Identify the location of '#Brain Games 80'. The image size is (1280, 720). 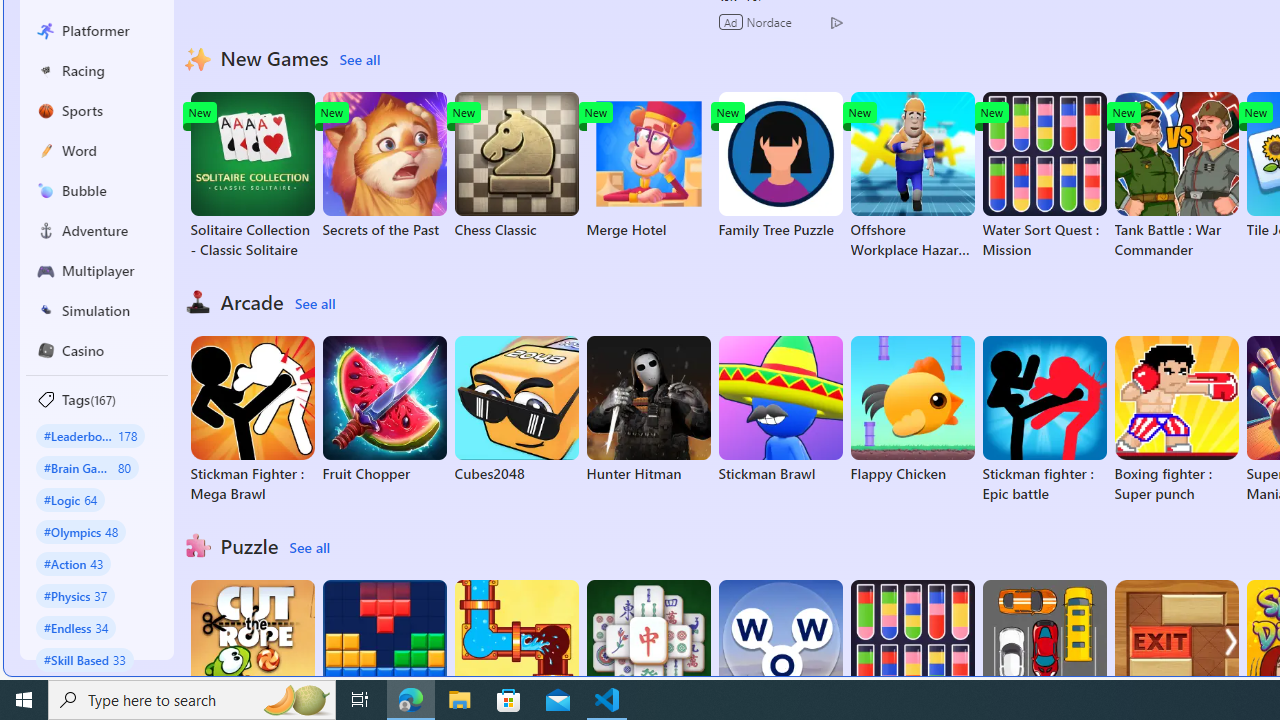
(86, 467).